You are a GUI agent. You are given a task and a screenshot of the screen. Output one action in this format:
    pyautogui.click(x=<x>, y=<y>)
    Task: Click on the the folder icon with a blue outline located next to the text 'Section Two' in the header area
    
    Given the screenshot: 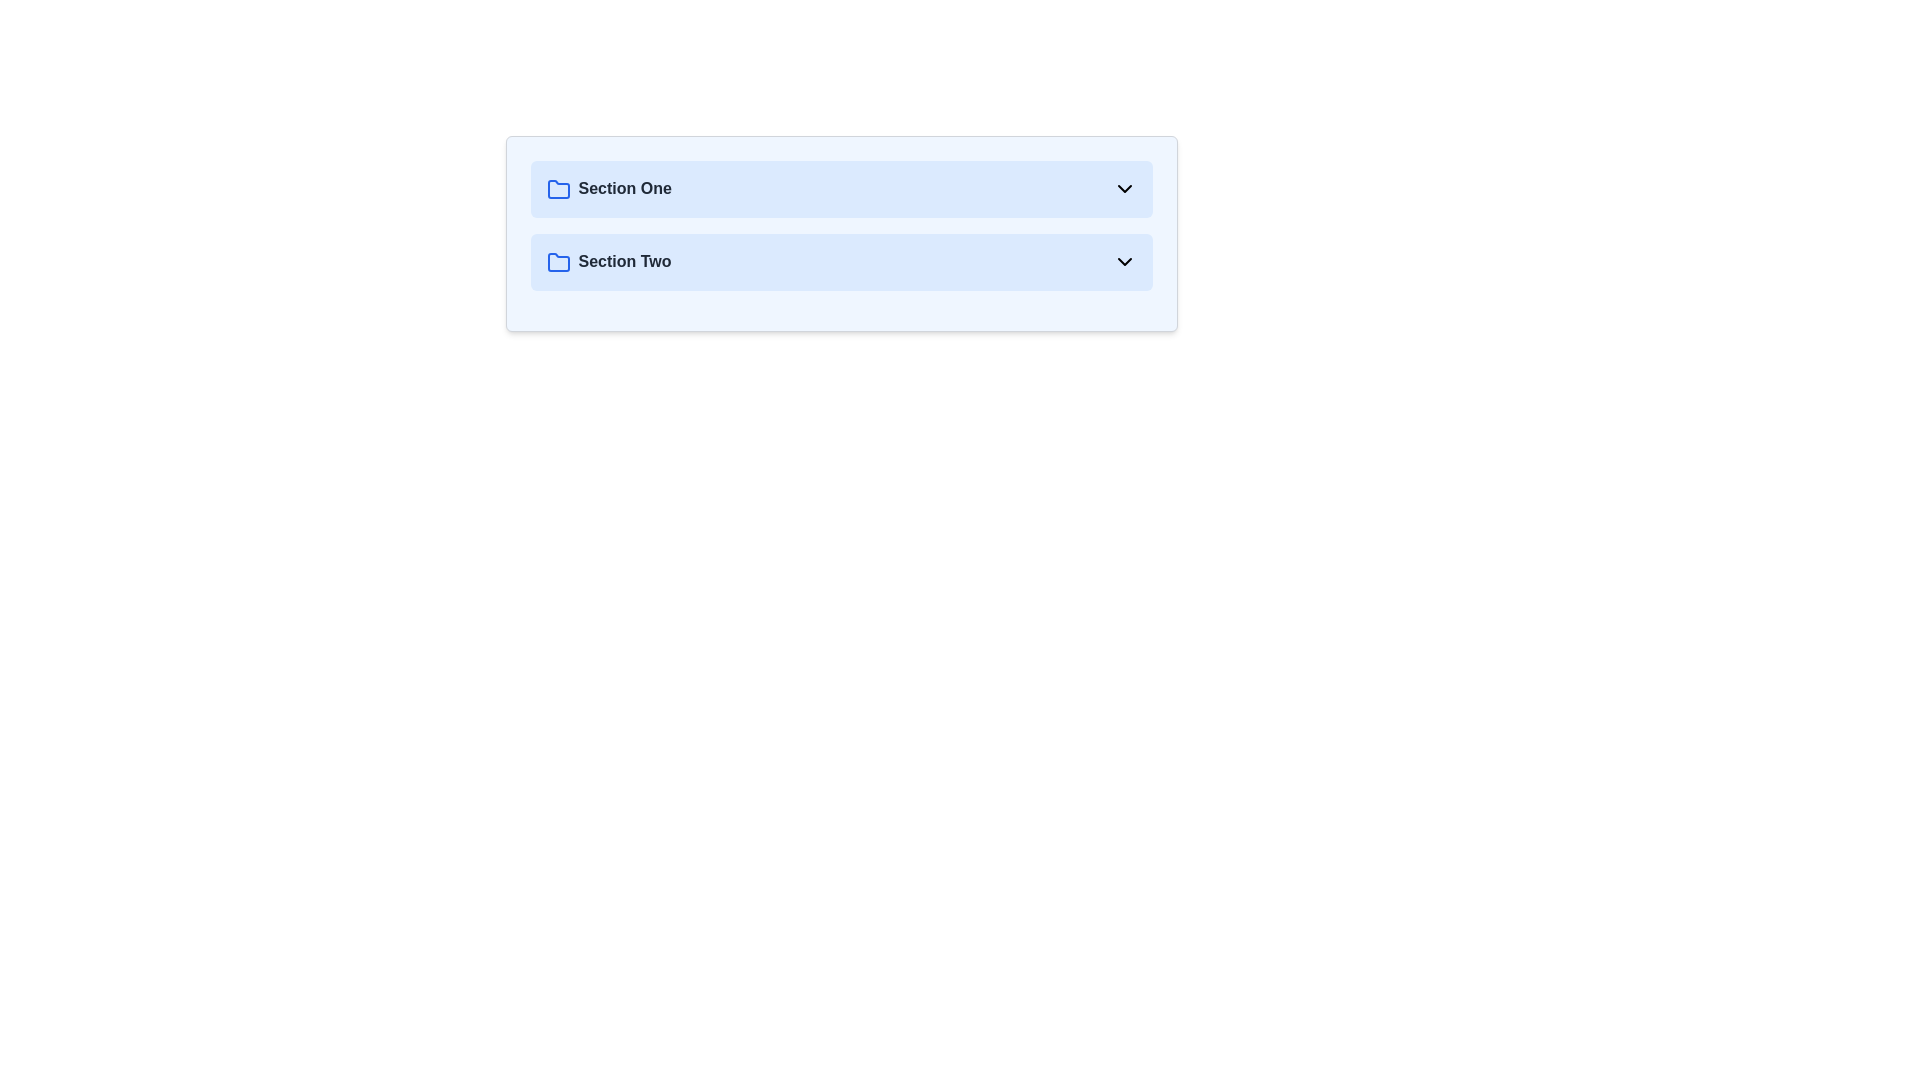 What is the action you would take?
    pyautogui.click(x=558, y=261)
    